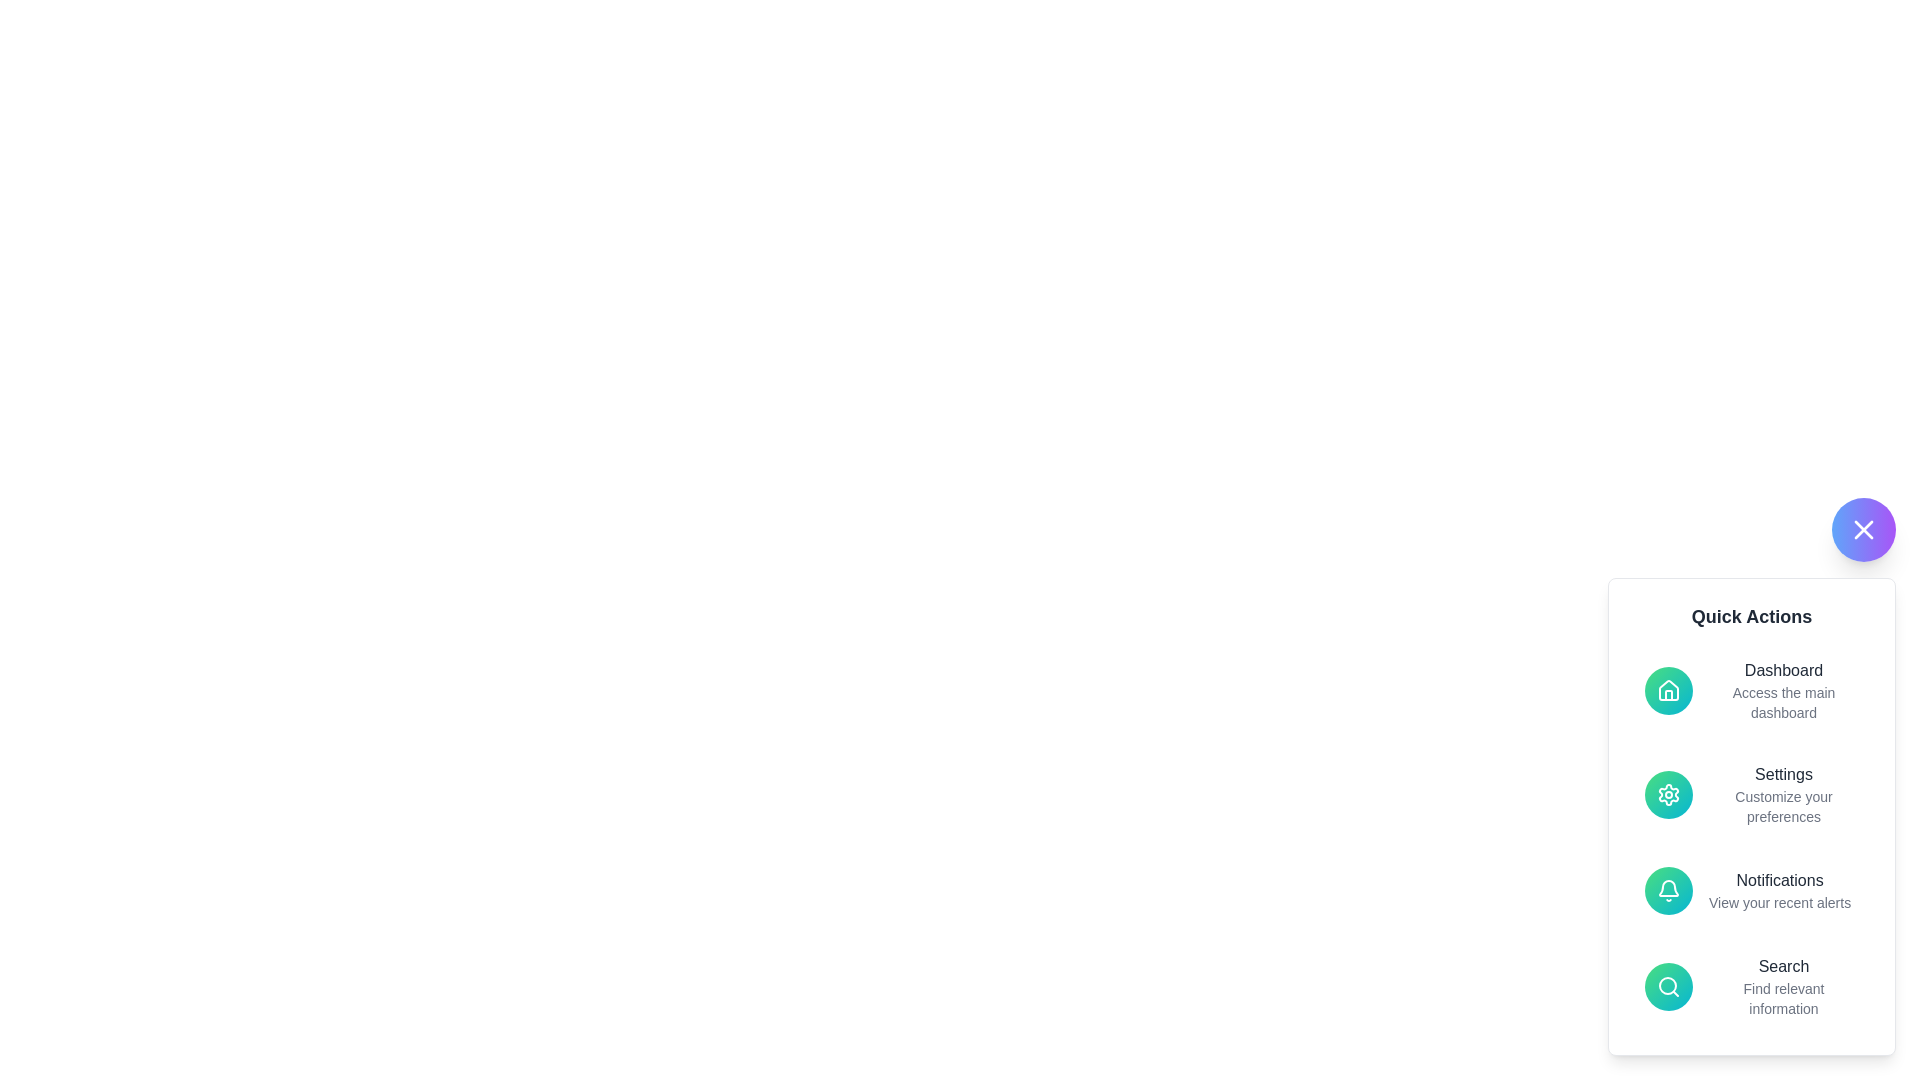 Image resolution: width=1920 pixels, height=1080 pixels. Describe the element at coordinates (1751, 986) in the screenshot. I see `the menu item labeled 'Search' to highlight it` at that location.